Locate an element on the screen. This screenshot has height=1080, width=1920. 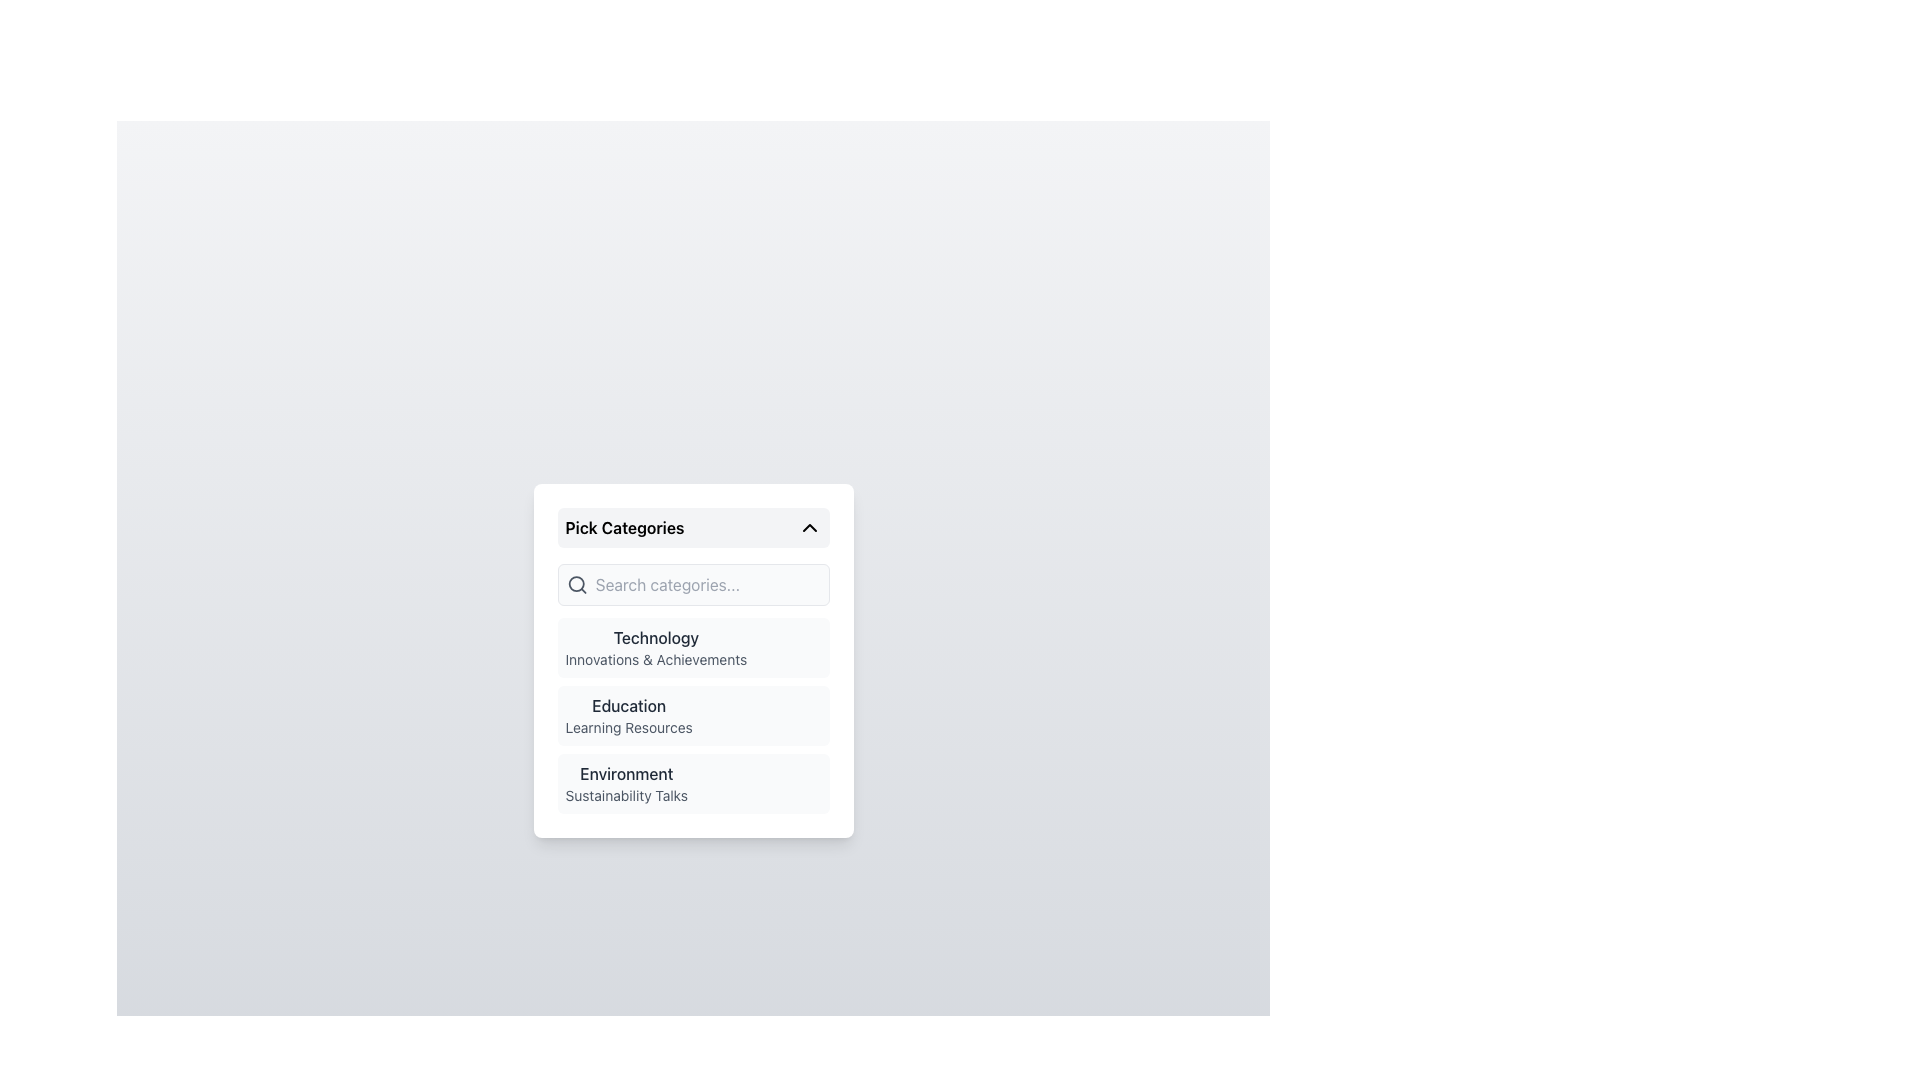
the 'Technology' category section within the light-colored card titled 'Pick Categories' is located at coordinates (693, 660).